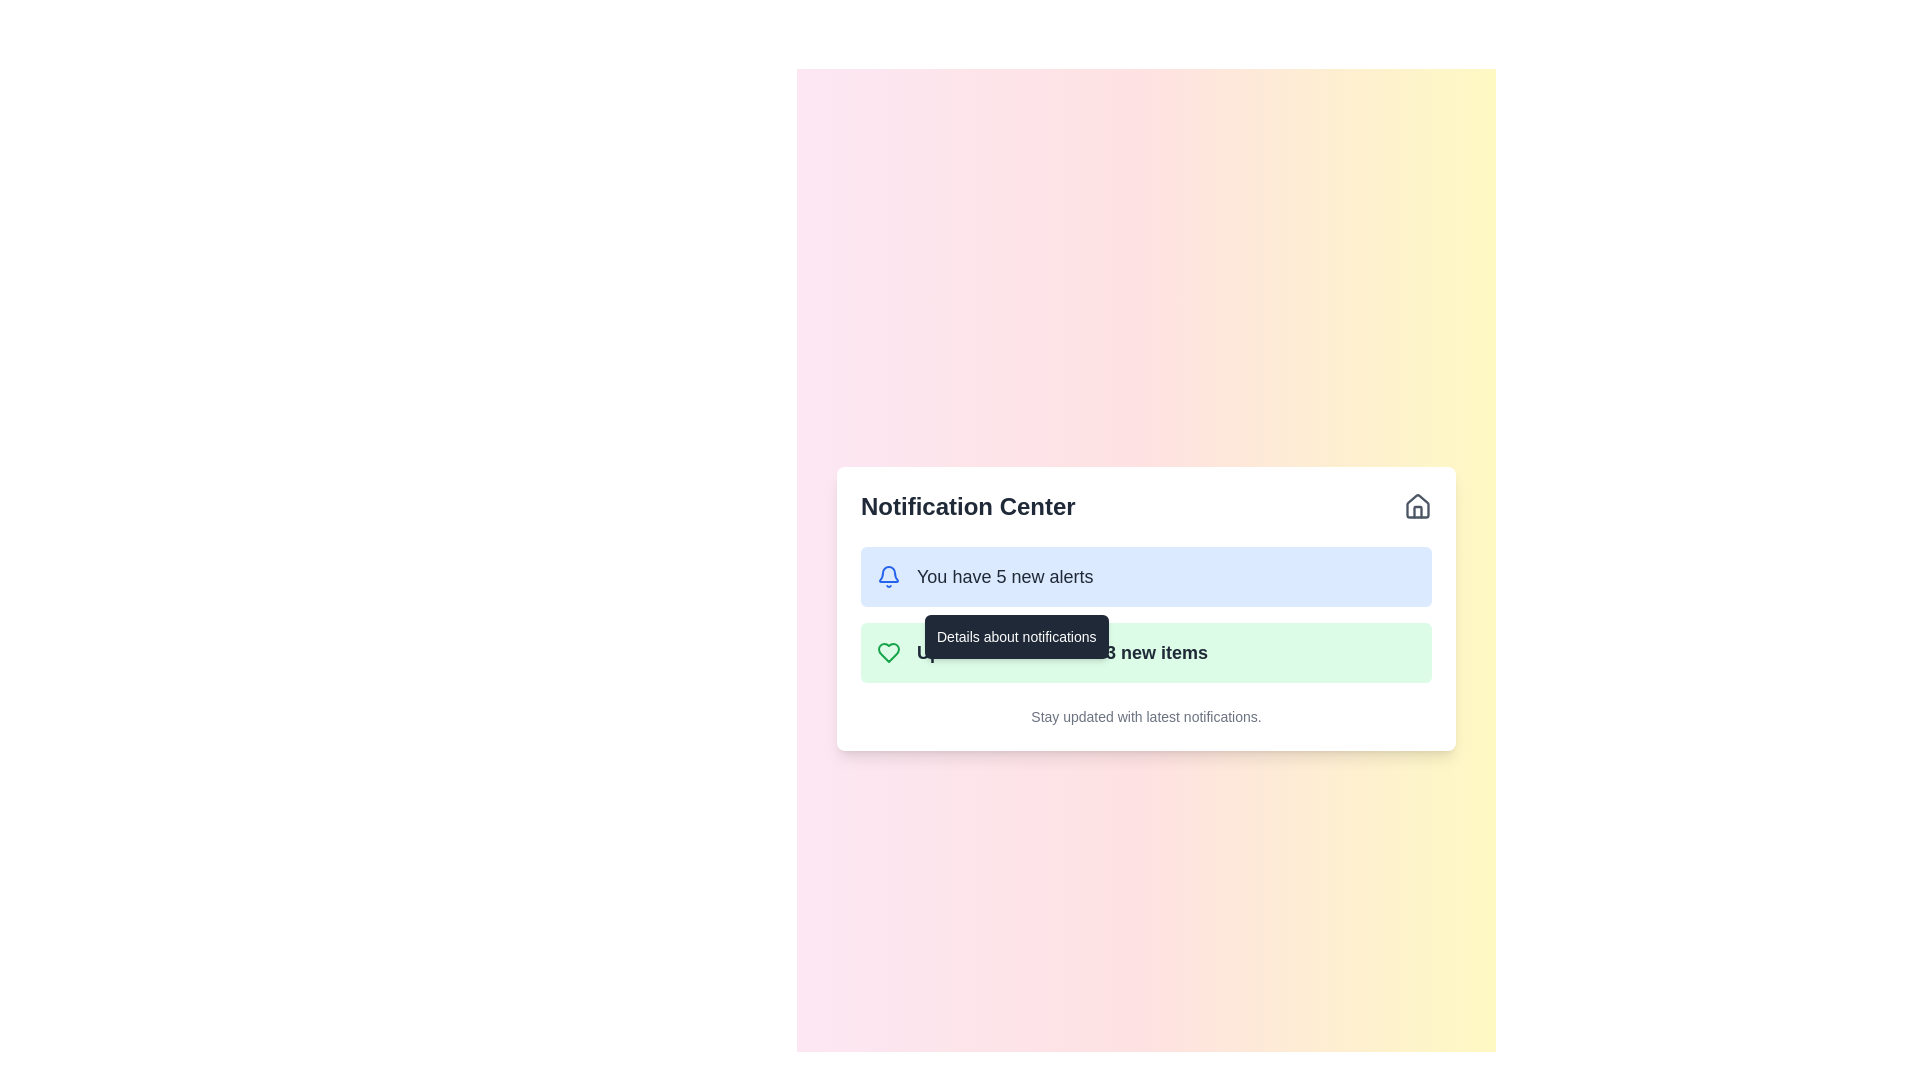 The height and width of the screenshot is (1080, 1920). What do you see at coordinates (1146, 613) in the screenshot?
I see `the second notification item in the Notification Center, which displays details about updates or alerts` at bounding box center [1146, 613].